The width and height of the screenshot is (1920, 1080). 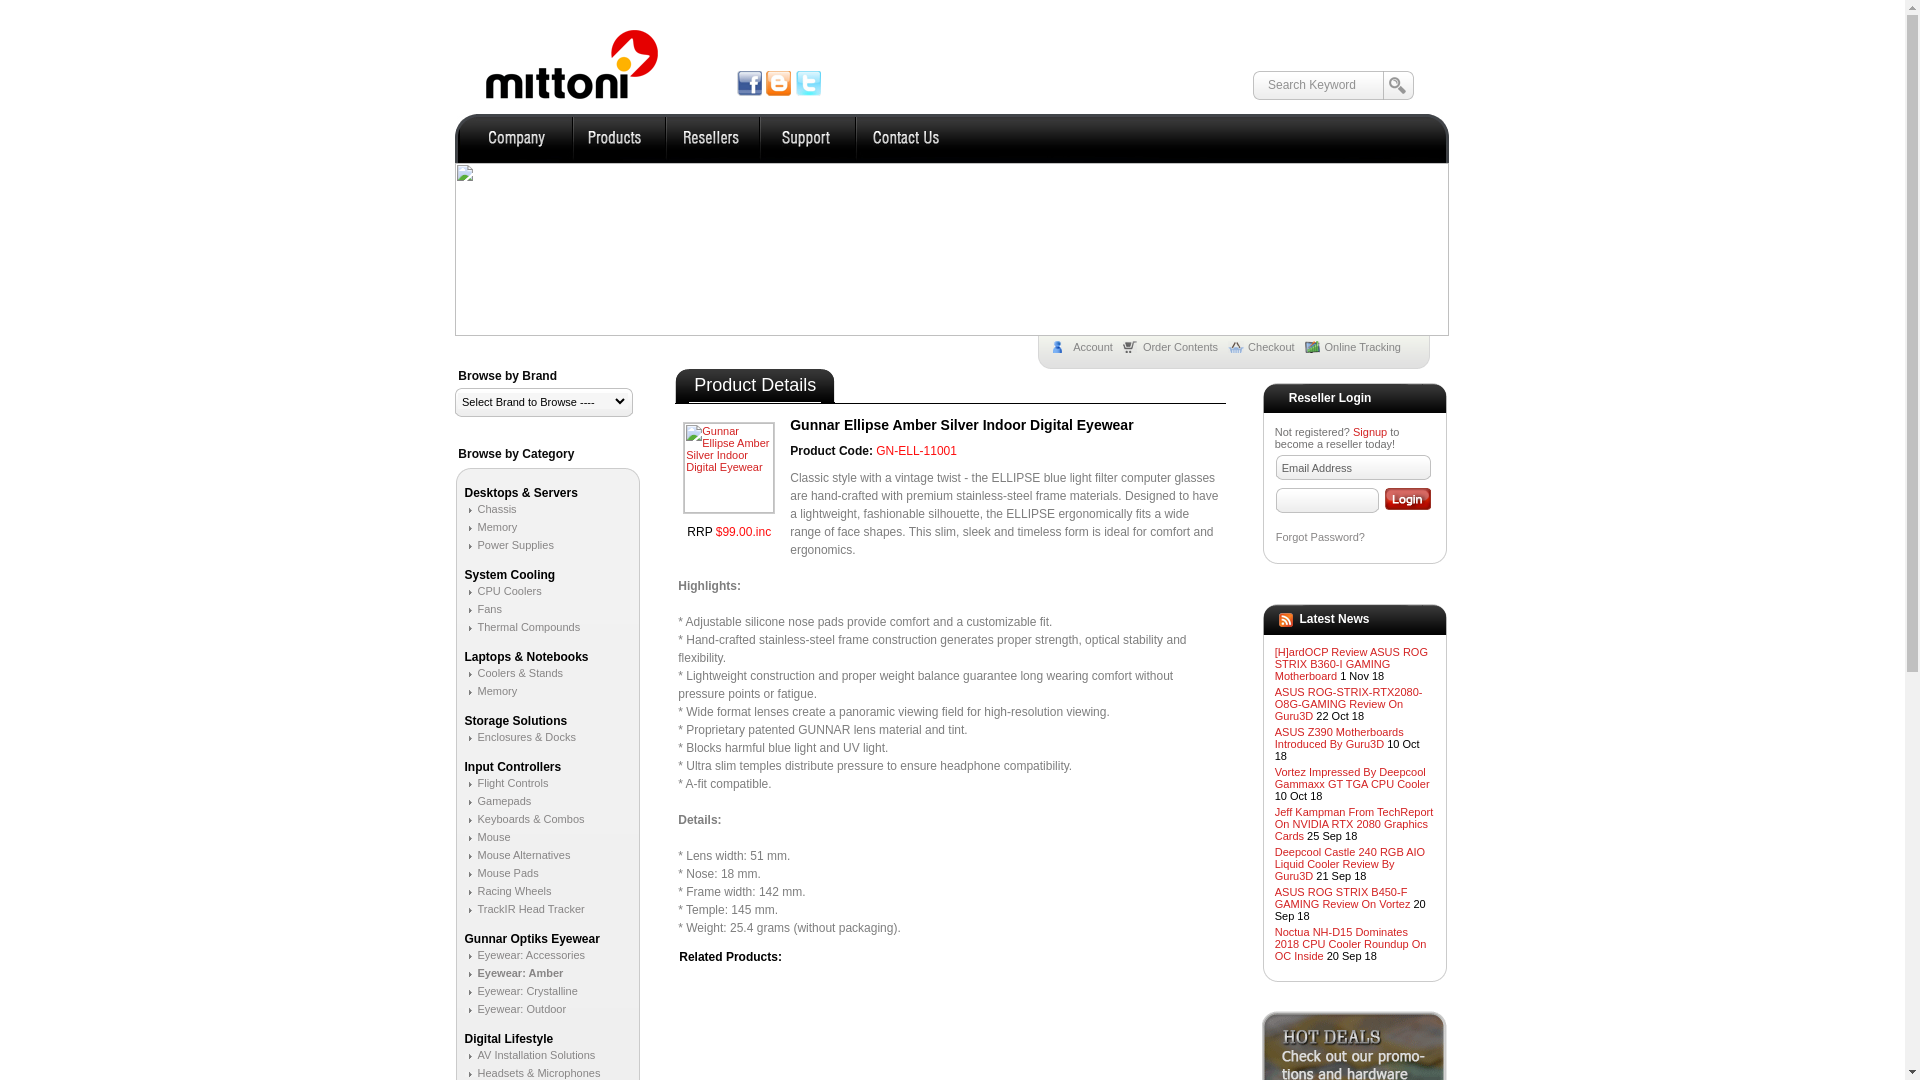 What do you see at coordinates (463, 971) in the screenshot?
I see `'Eyewear: Amber'` at bounding box center [463, 971].